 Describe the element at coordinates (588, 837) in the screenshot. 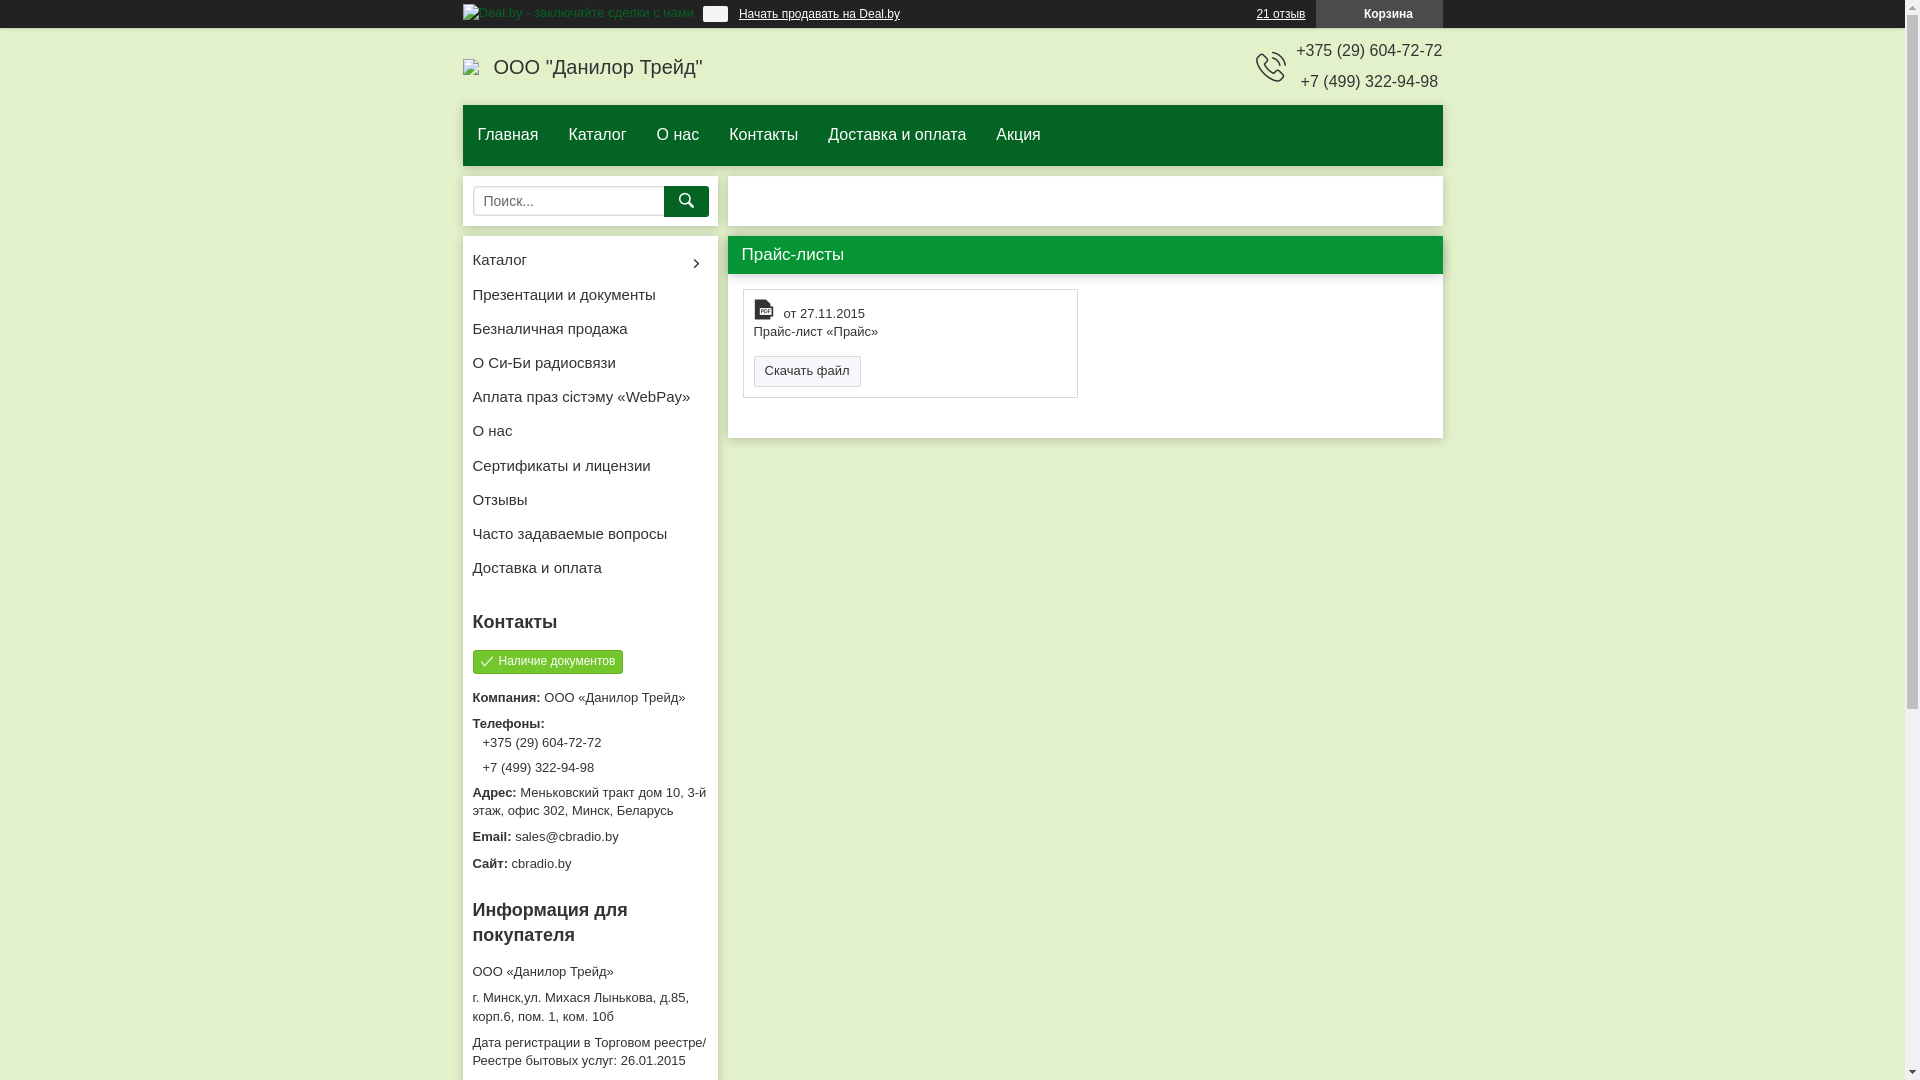

I see `'sales@cbradio.by'` at that location.